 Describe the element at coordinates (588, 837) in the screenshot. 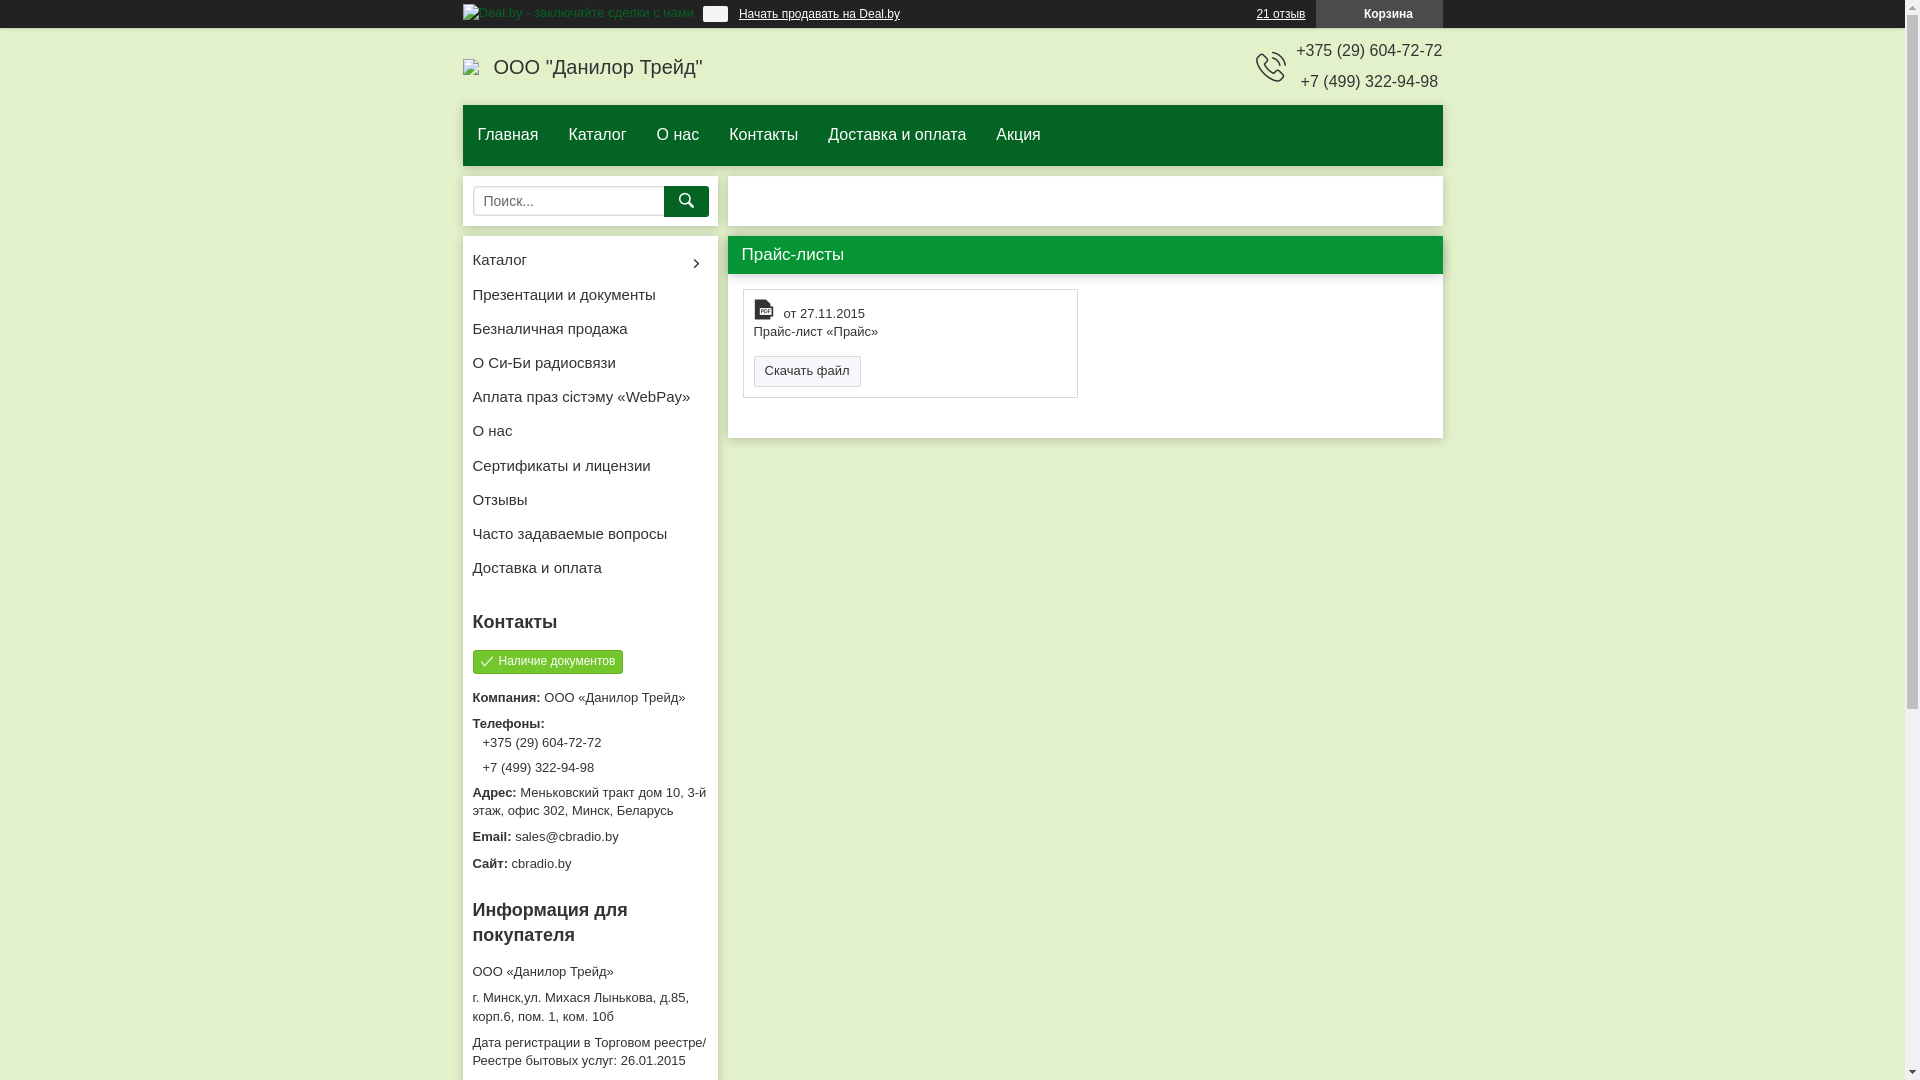

I see `'sales@cbradio.by'` at that location.